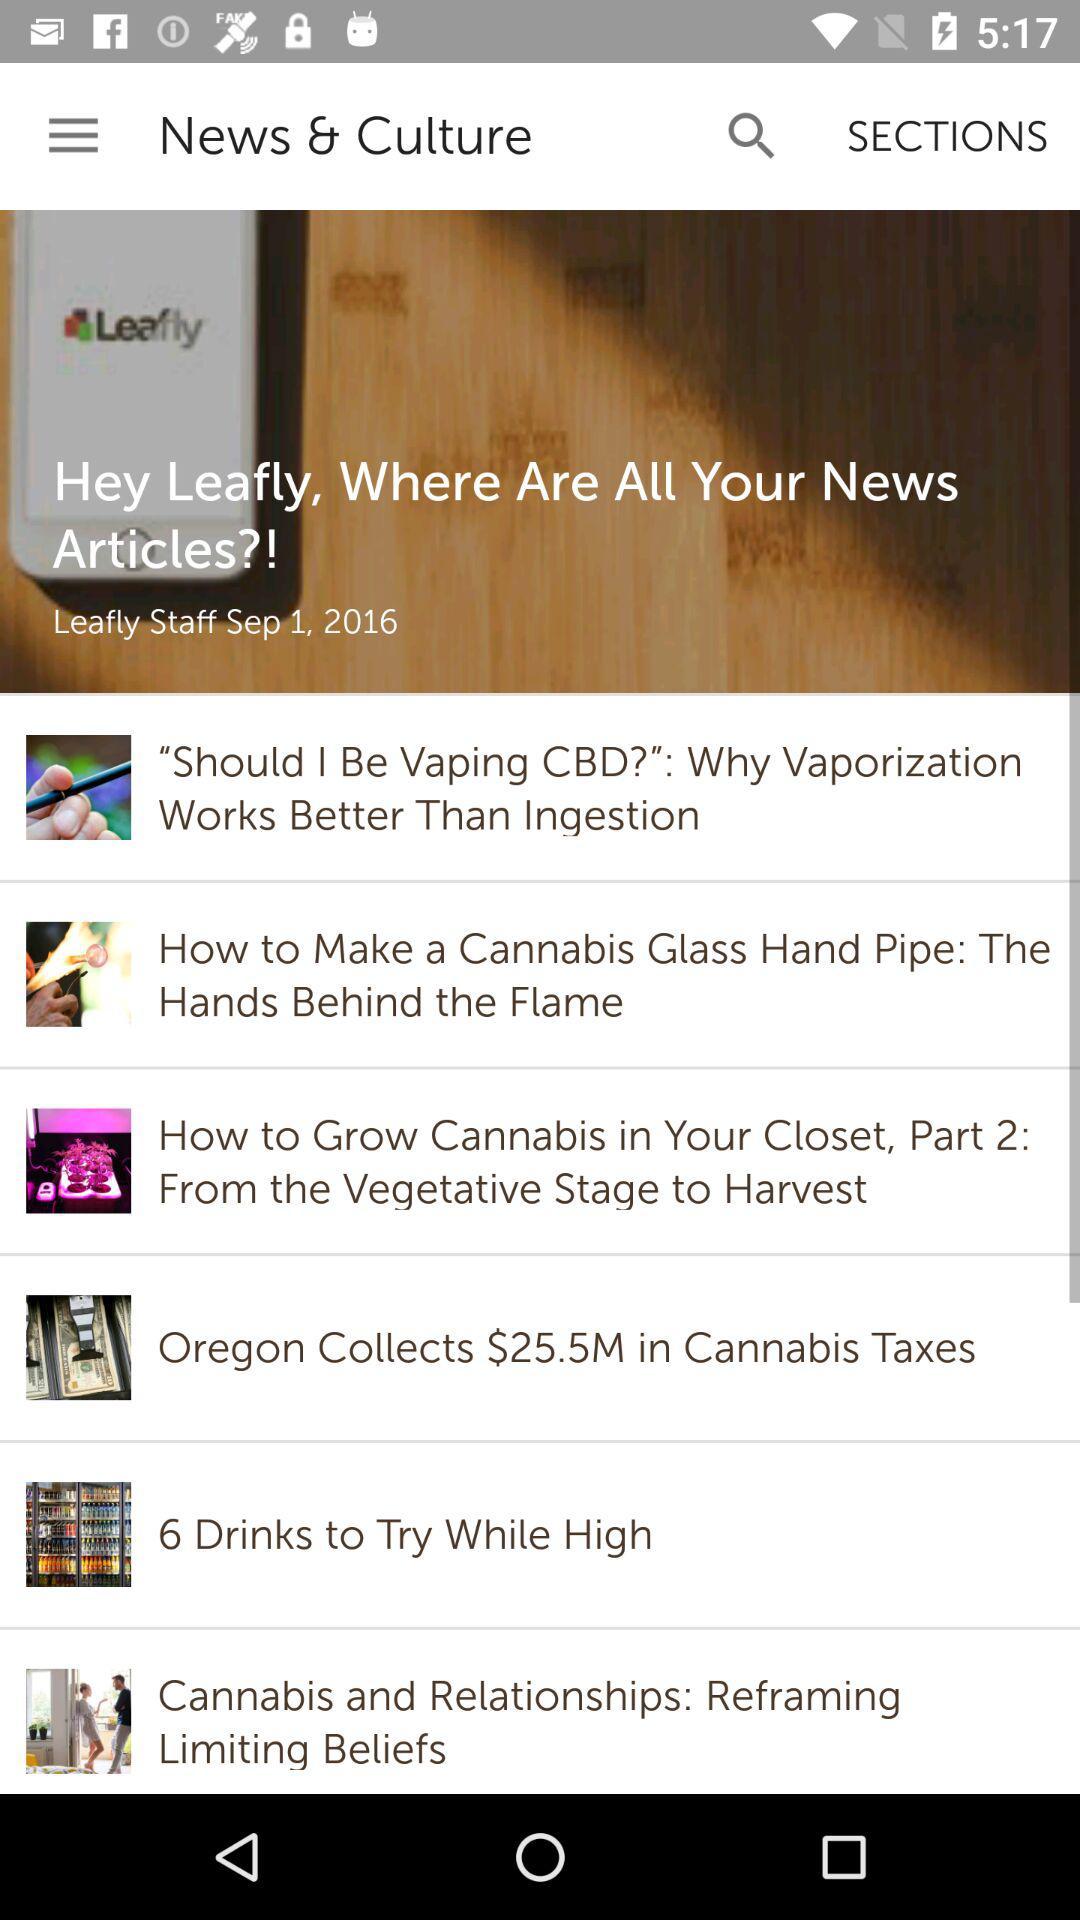  What do you see at coordinates (752, 135) in the screenshot?
I see `app next to news & culture icon` at bounding box center [752, 135].